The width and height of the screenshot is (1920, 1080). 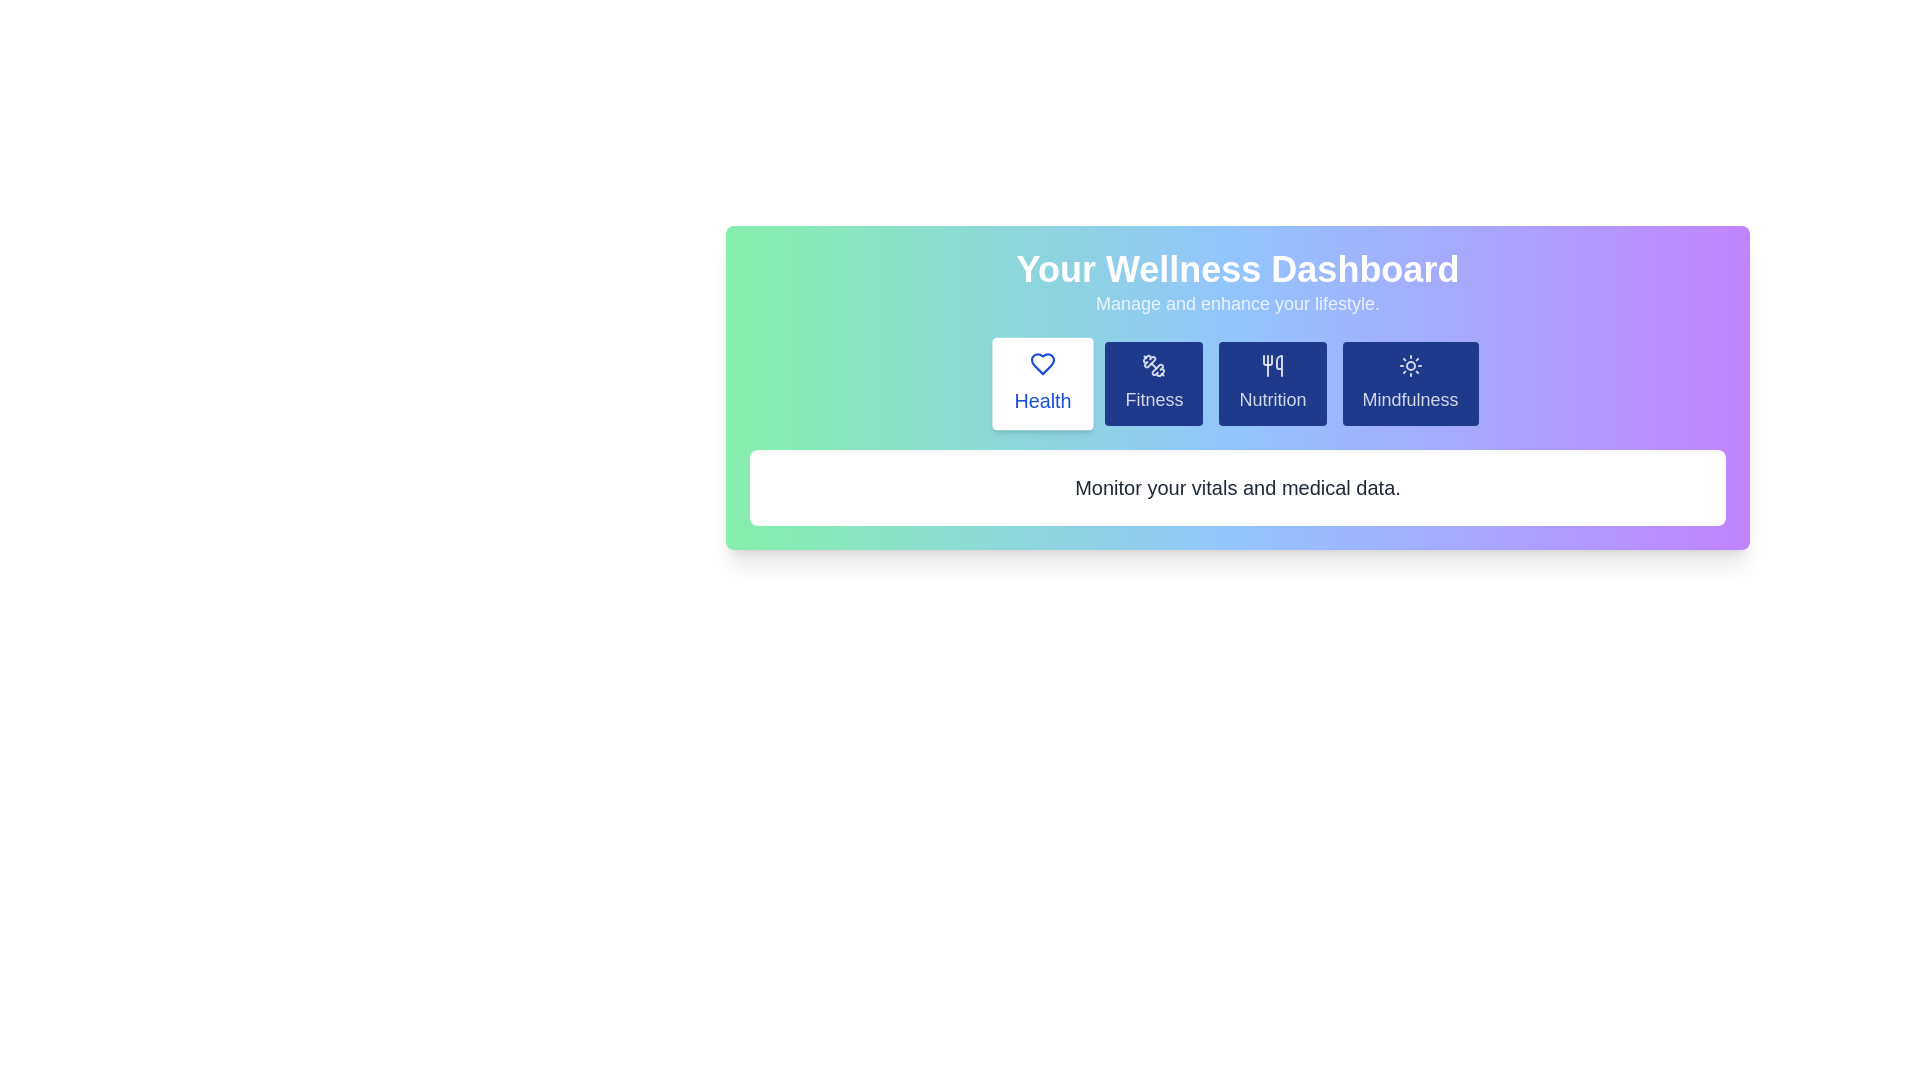 I want to click on the tab labeled Health to preview its hover state, so click(x=1042, y=384).